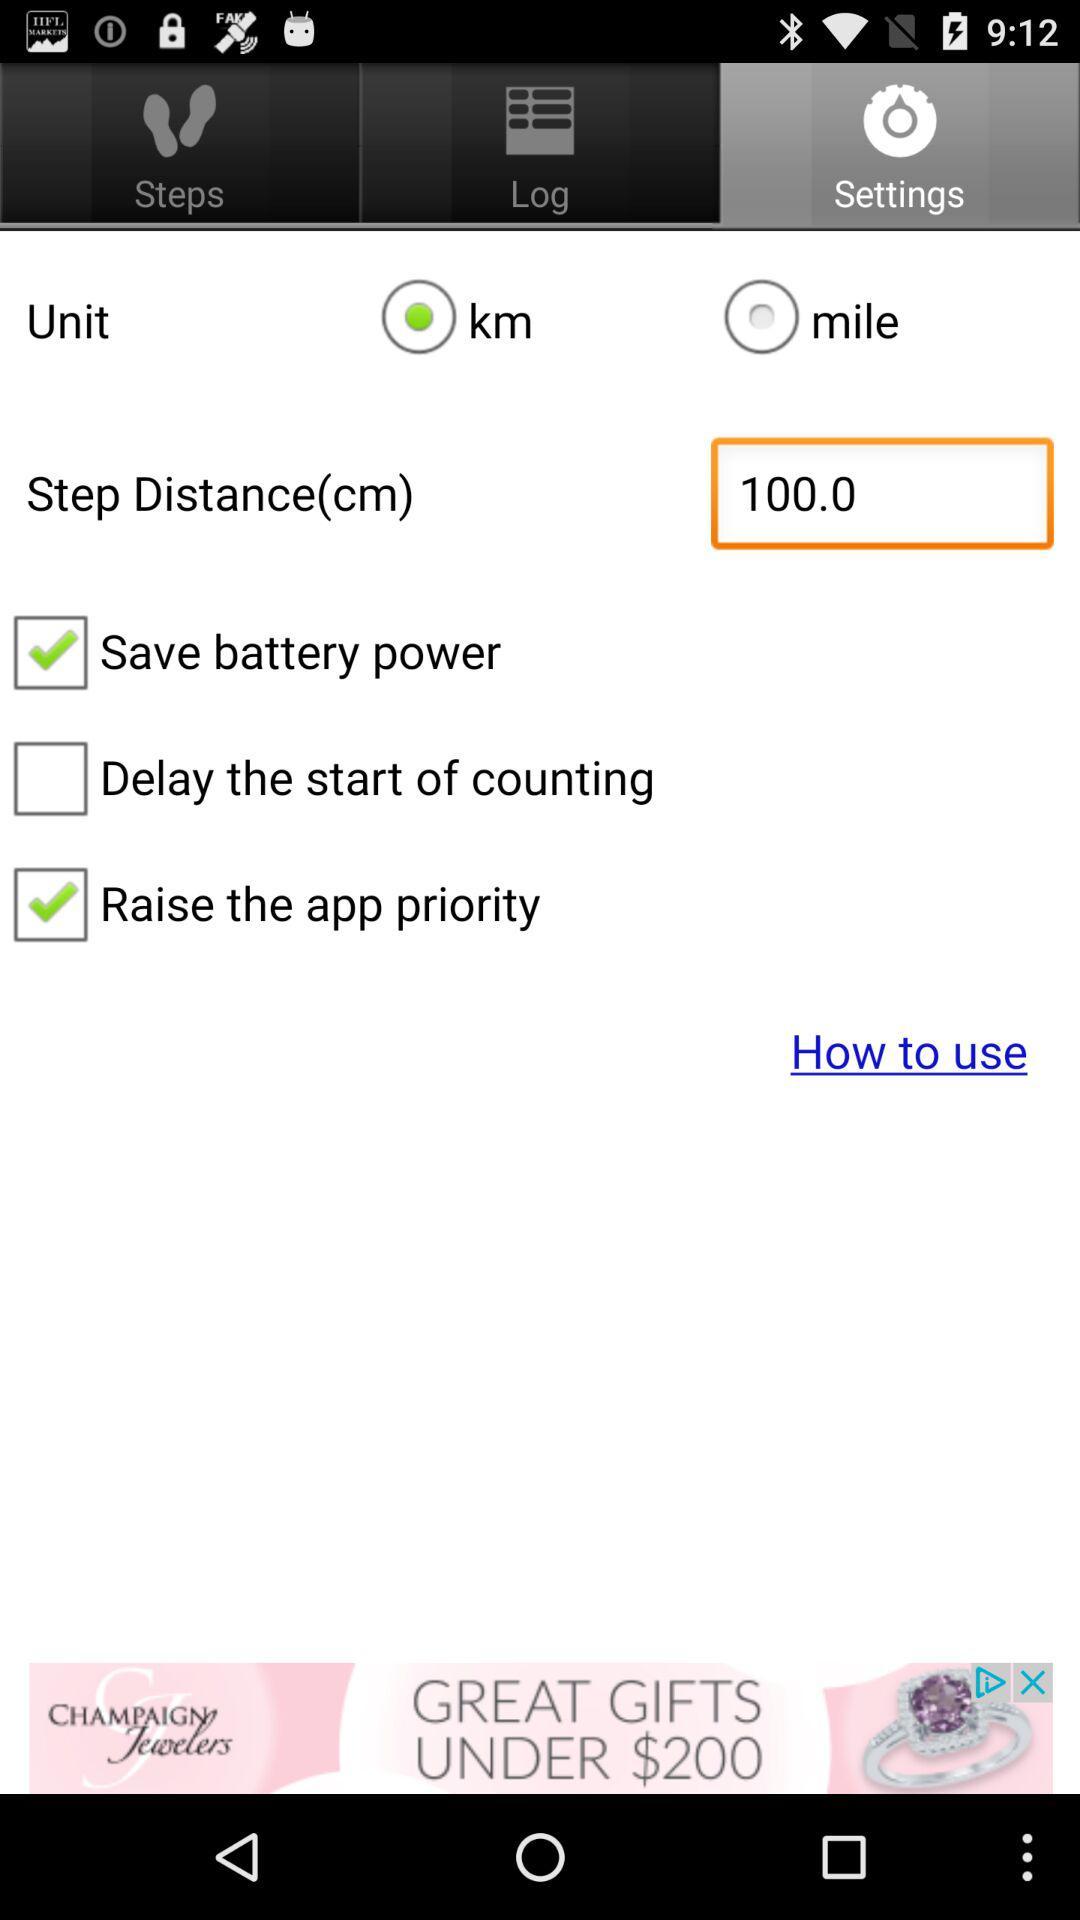 This screenshot has width=1080, height=1920. I want to click on advertisement banner would take off site, so click(540, 1727).